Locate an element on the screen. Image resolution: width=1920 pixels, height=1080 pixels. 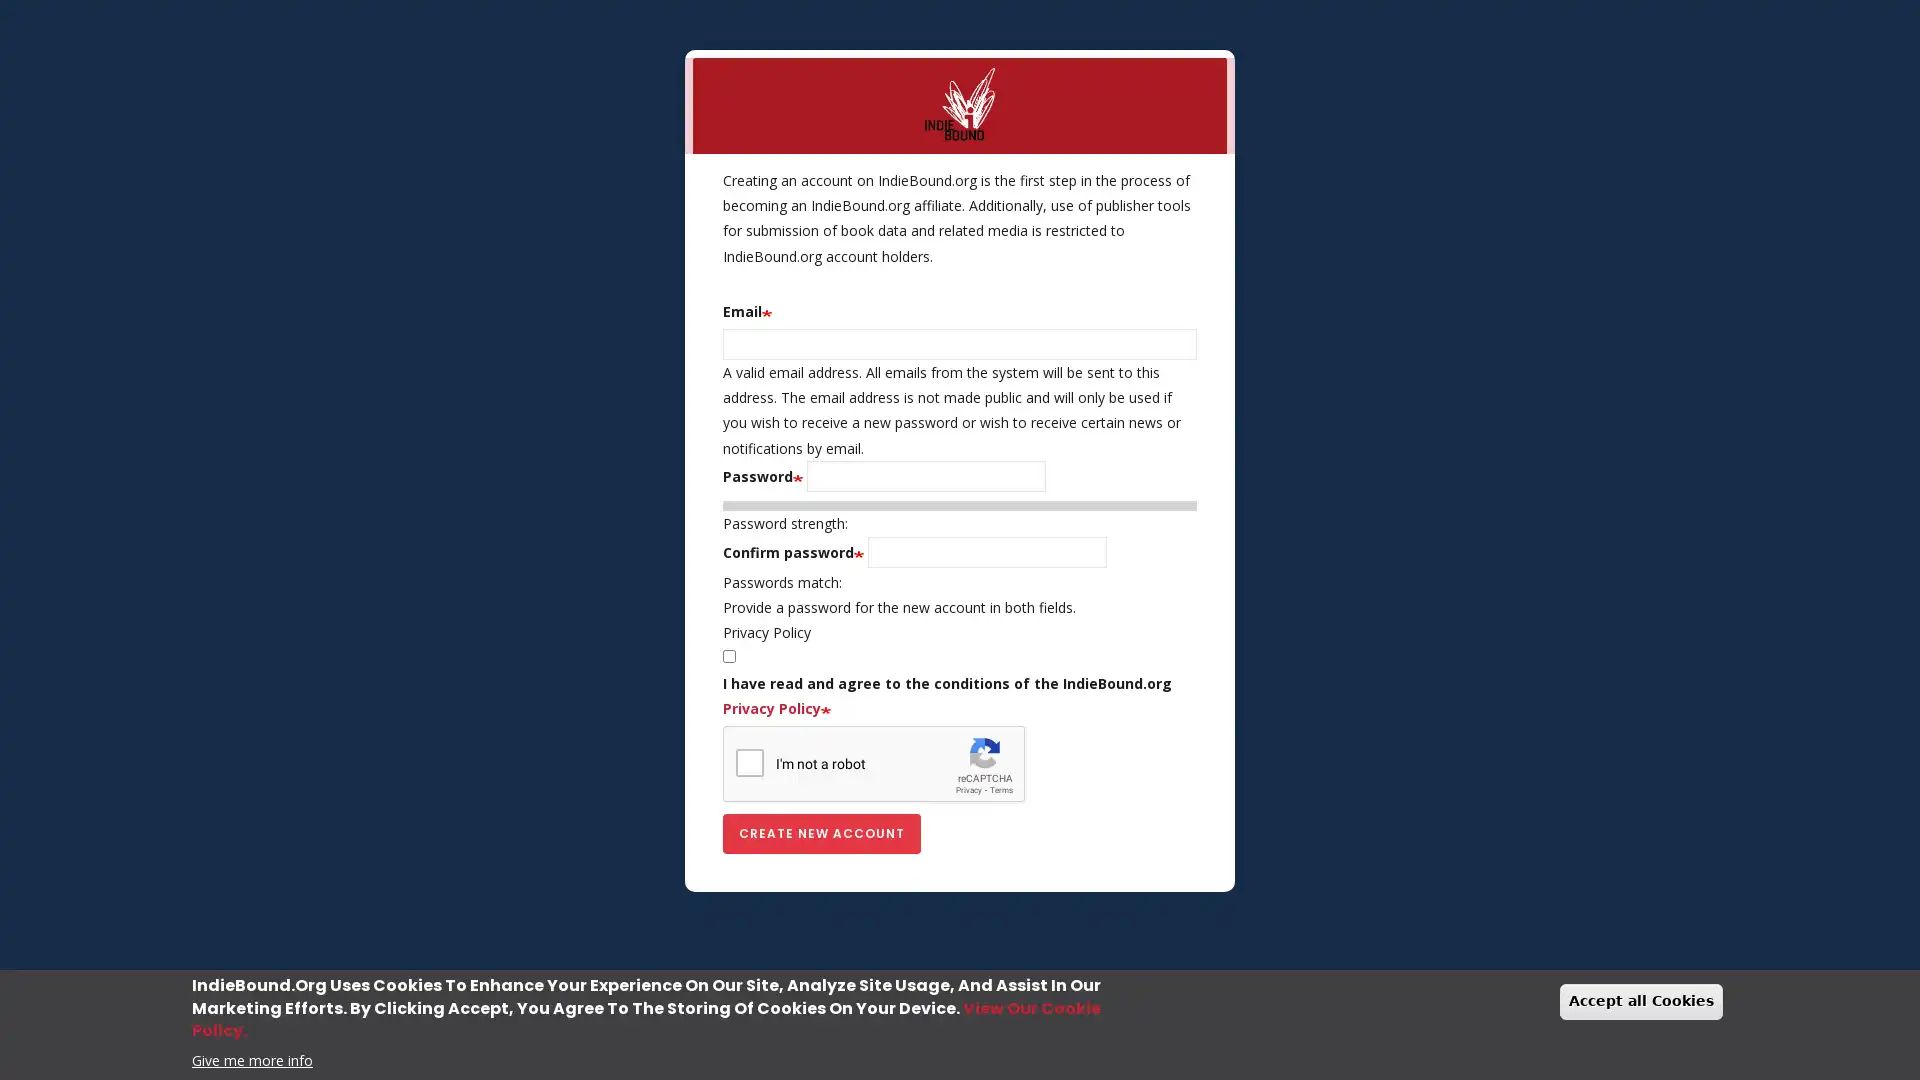
Subscribe is located at coordinates (960, 689).